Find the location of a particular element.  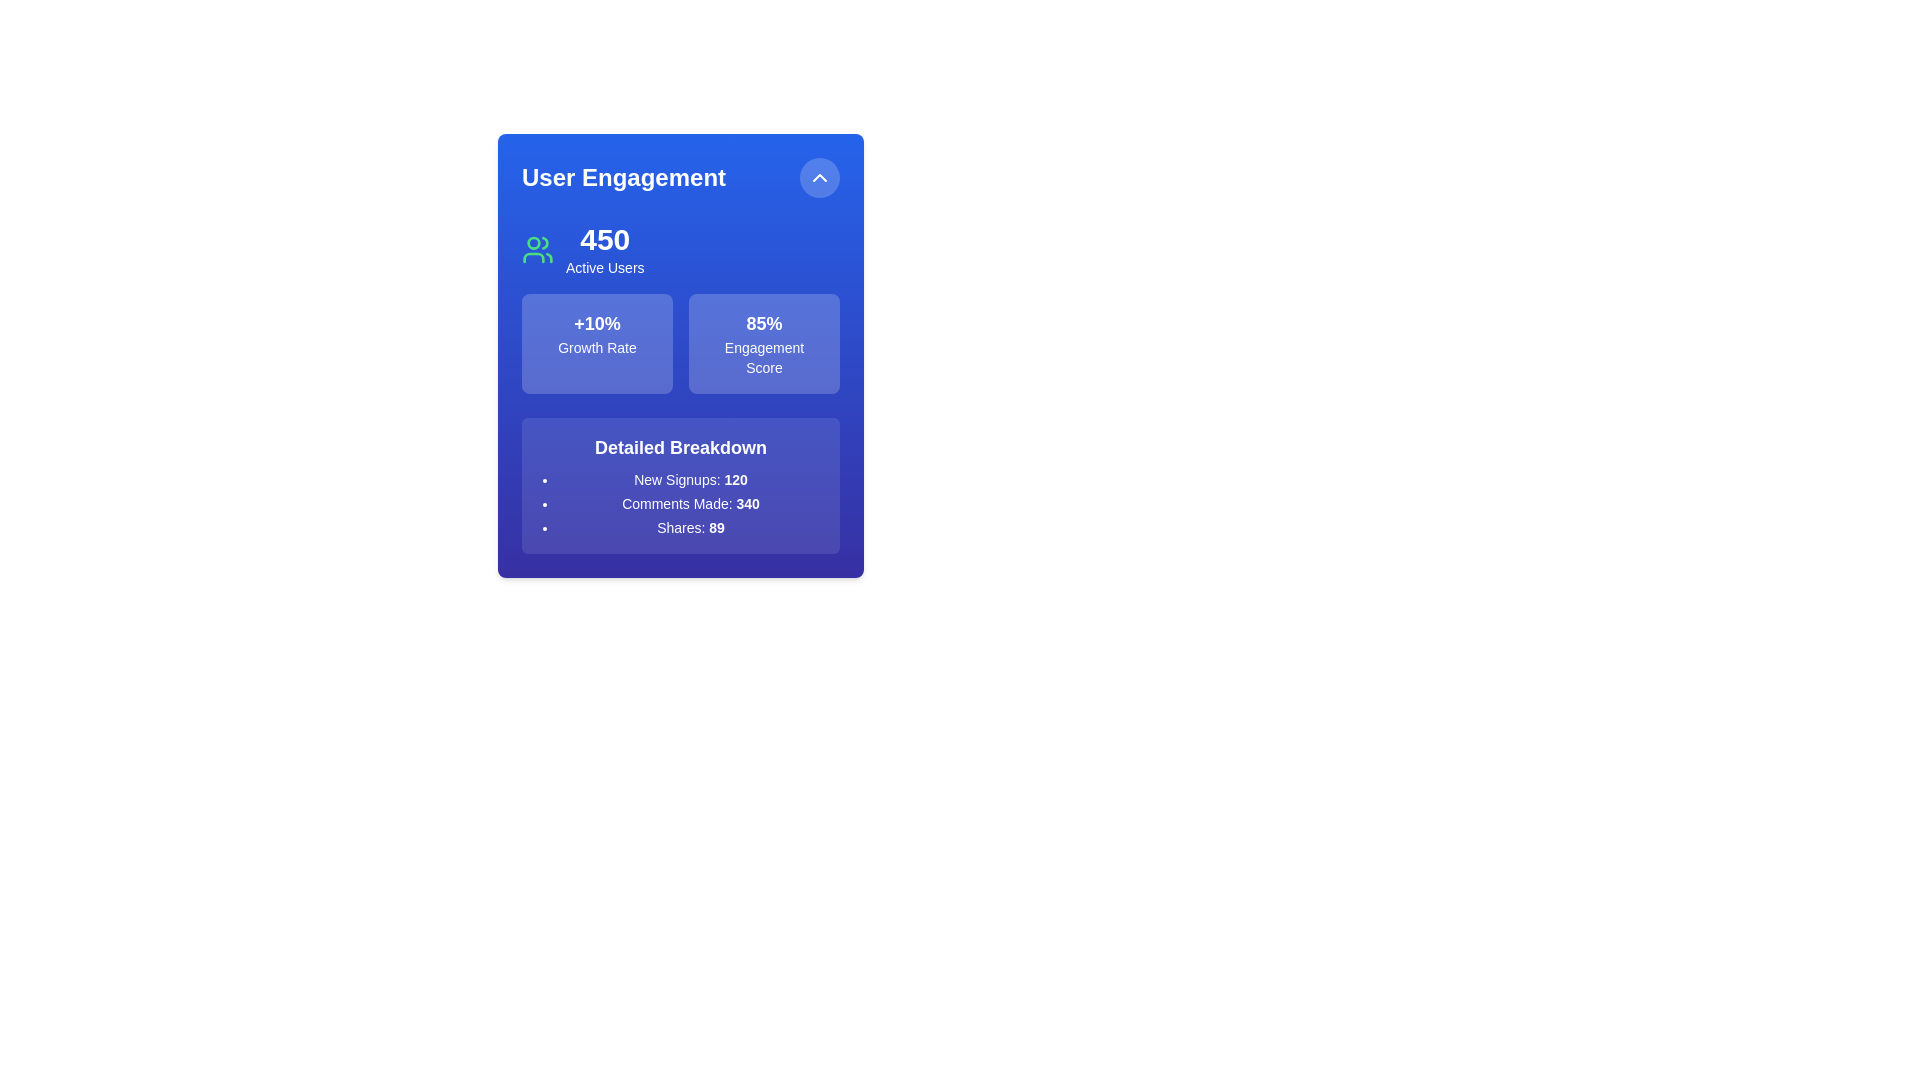

the user icon, which is represented by a greenish rounded arc segment located to the left of the '450 Active Users' text in the 'User Engagement' card is located at coordinates (533, 257).